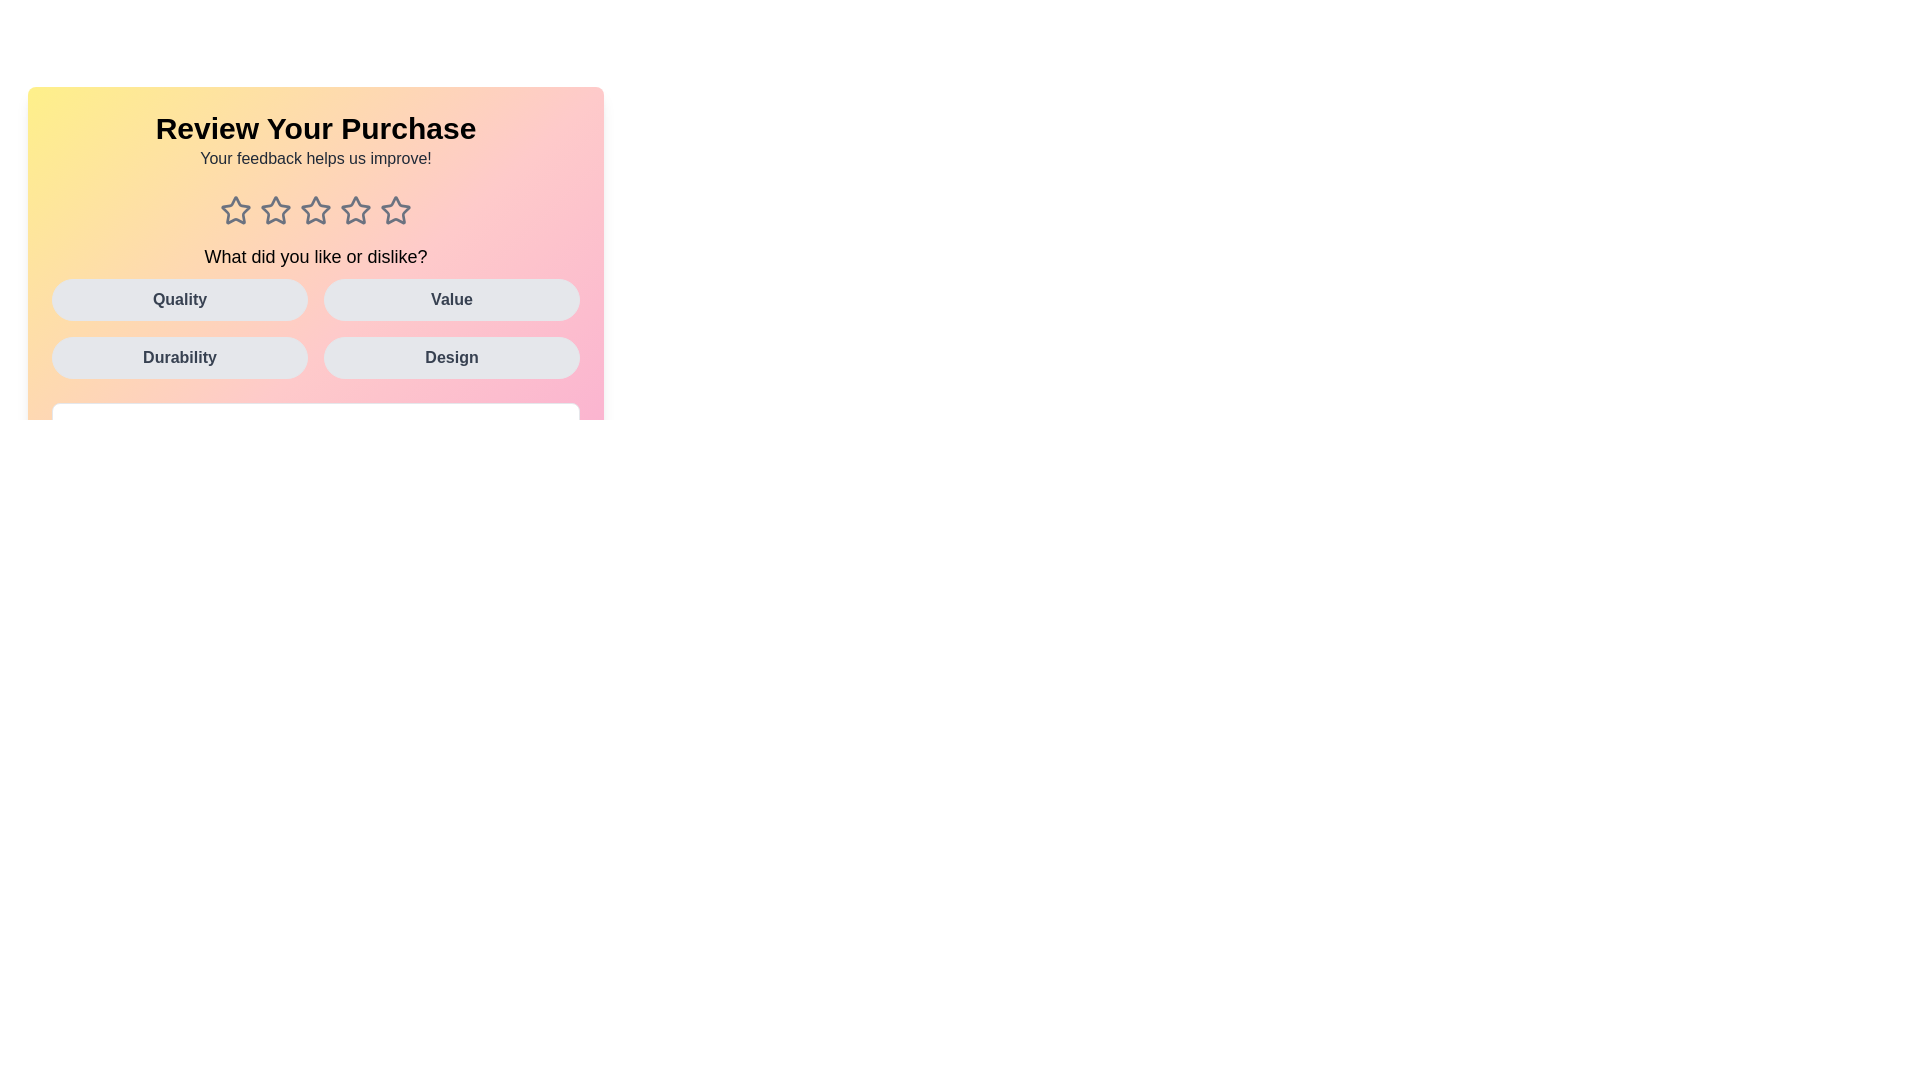 Image resolution: width=1920 pixels, height=1080 pixels. I want to click on the first unselected rating star, so click(235, 210).